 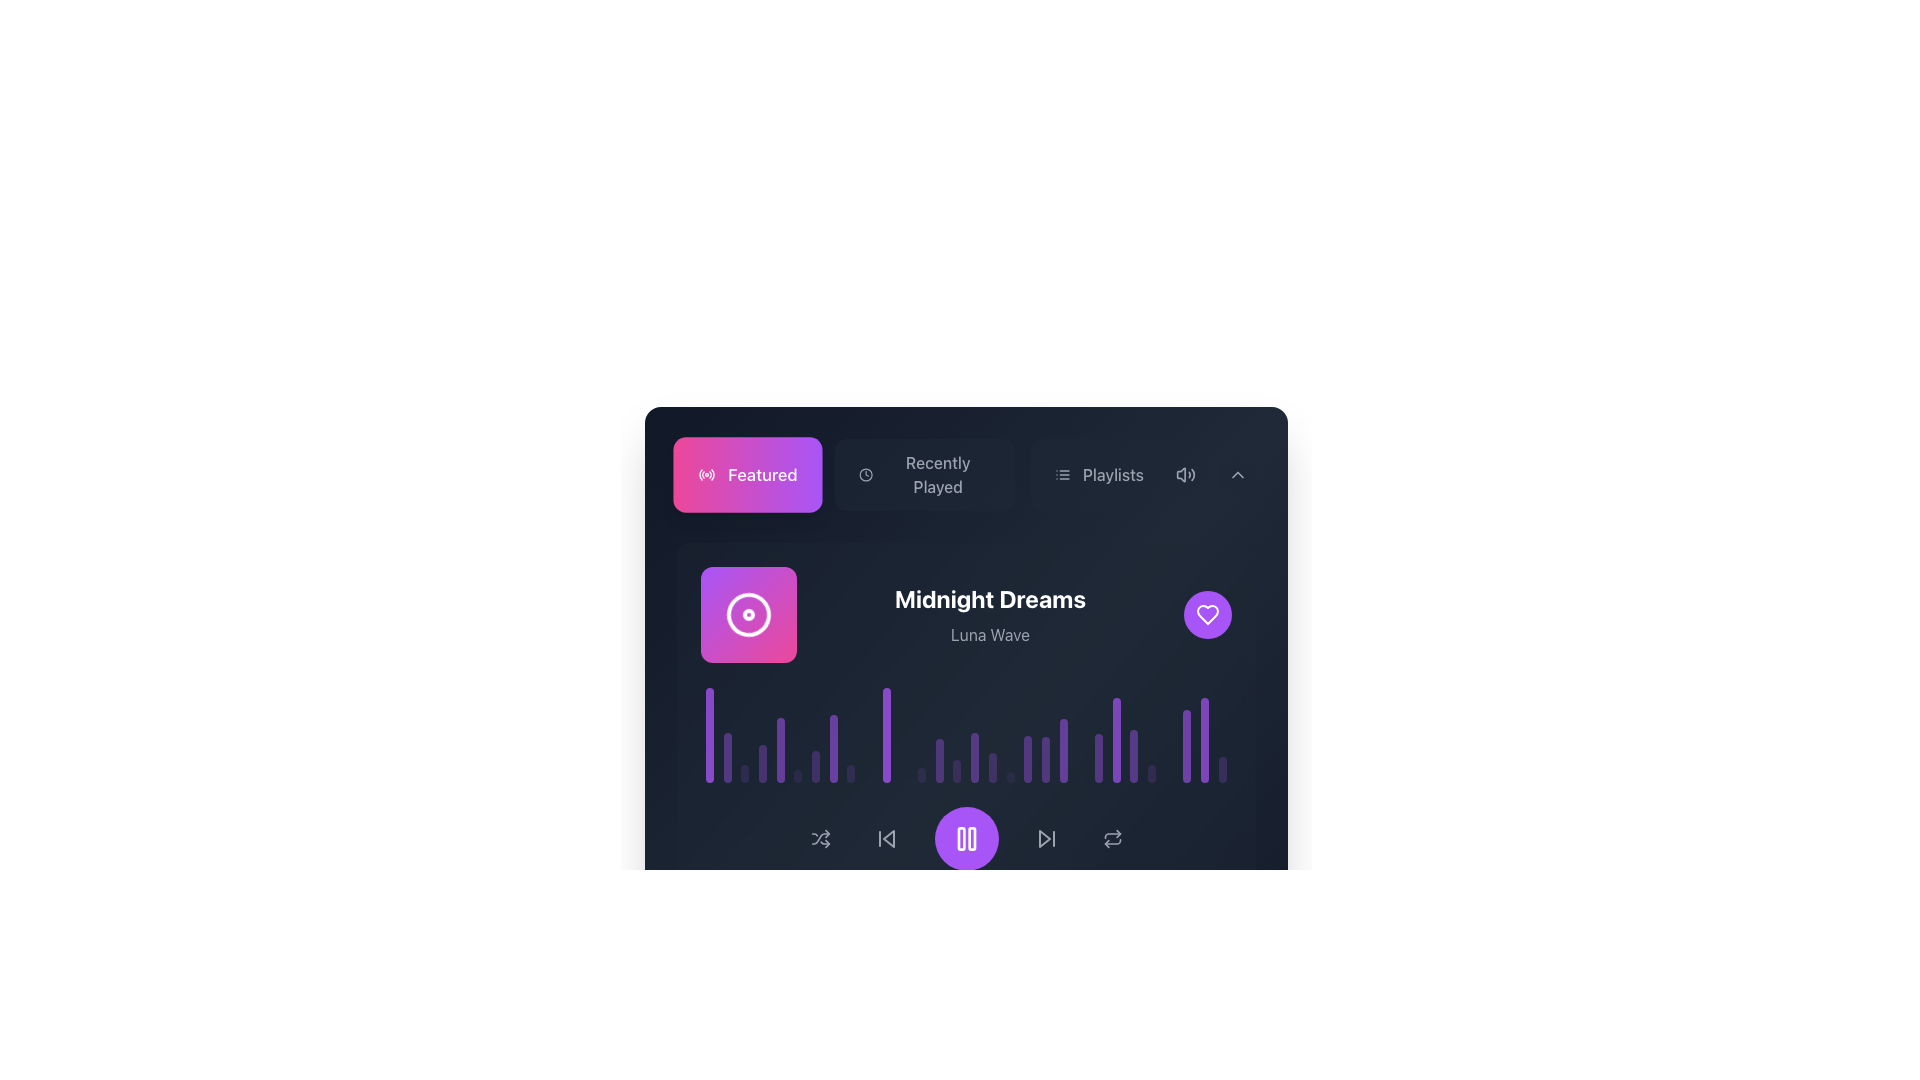 What do you see at coordinates (779, 750) in the screenshot?
I see `the fifth vertical bar in the grouped bar chart or audio visualizer display to visually represent data` at bounding box center [779, 750].